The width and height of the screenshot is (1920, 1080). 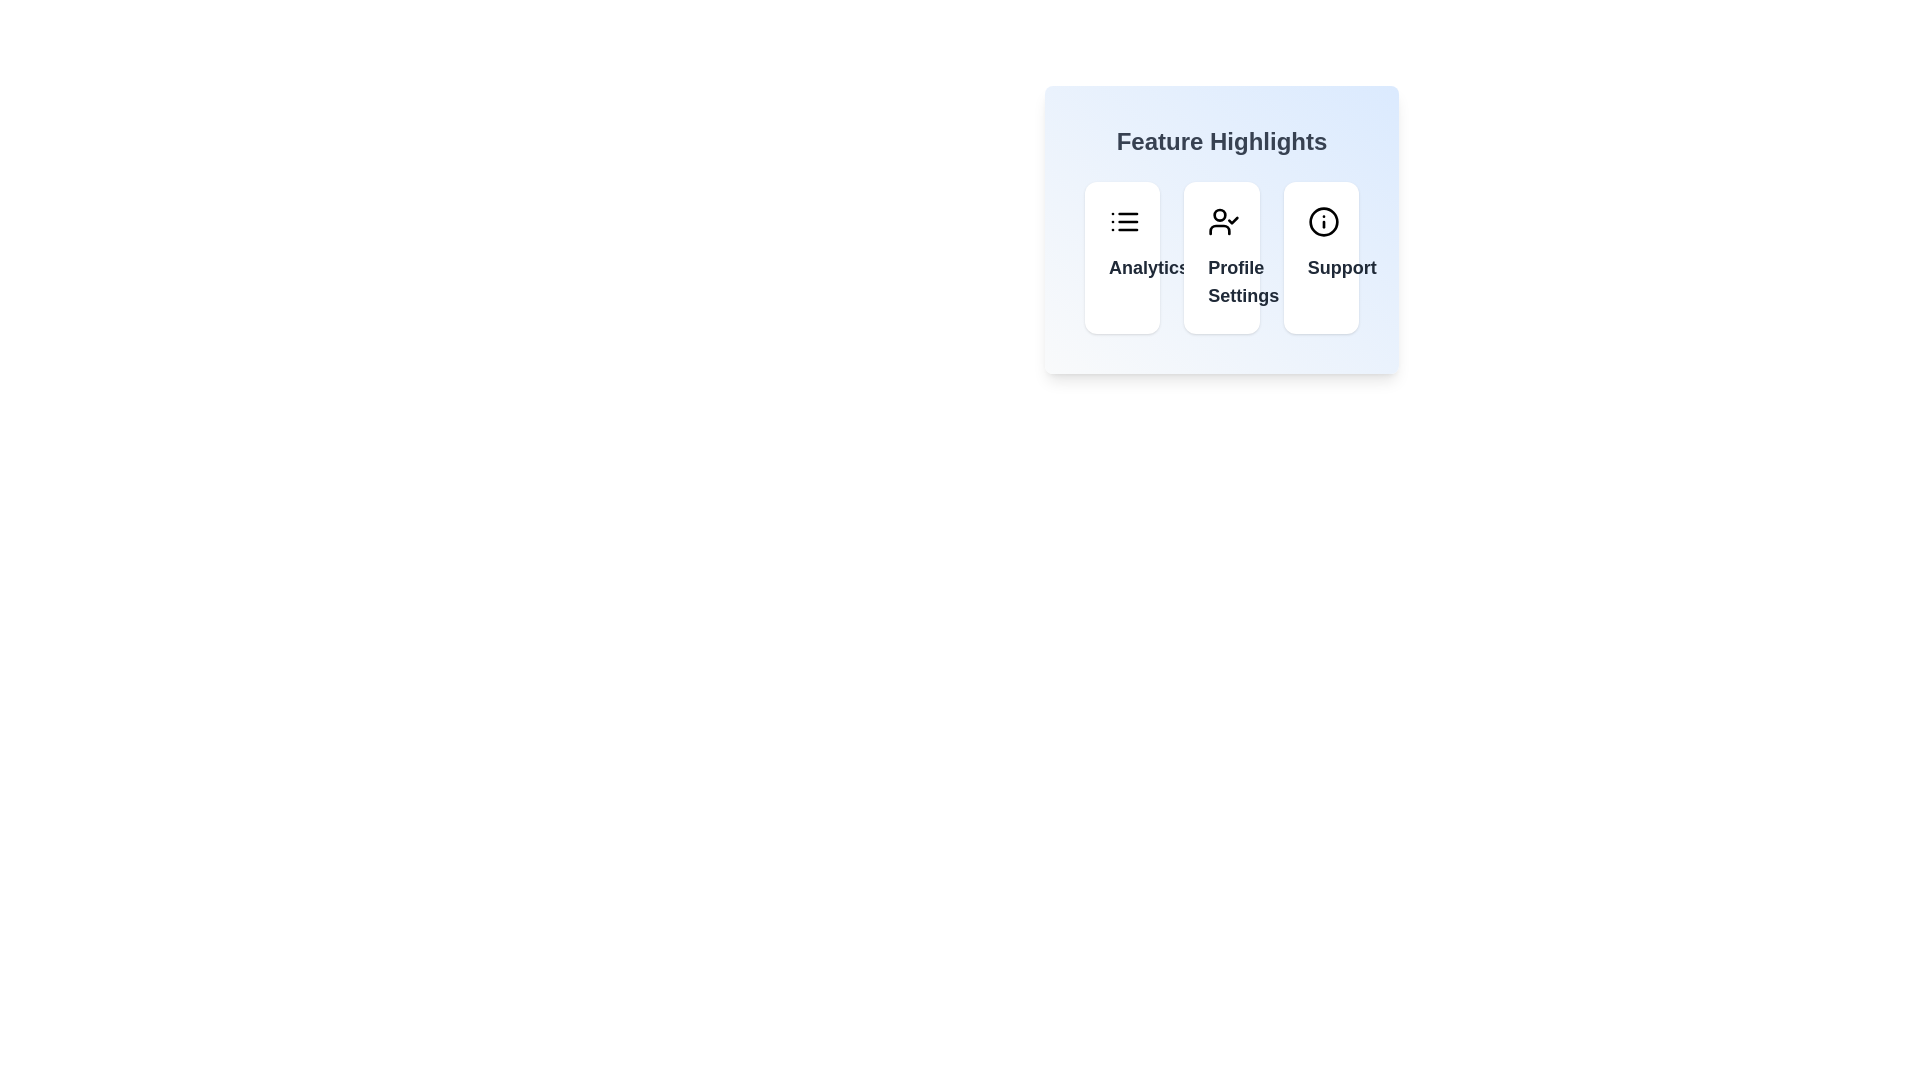 What do you see at coordinates (1219, 215) in the screenshot?
I see `the circular part of the 'Profile Settings' icon, which is a small circle with a radius of 4 units within the SVG representation of a user profile check mark` at bounding box center [1219, 215].